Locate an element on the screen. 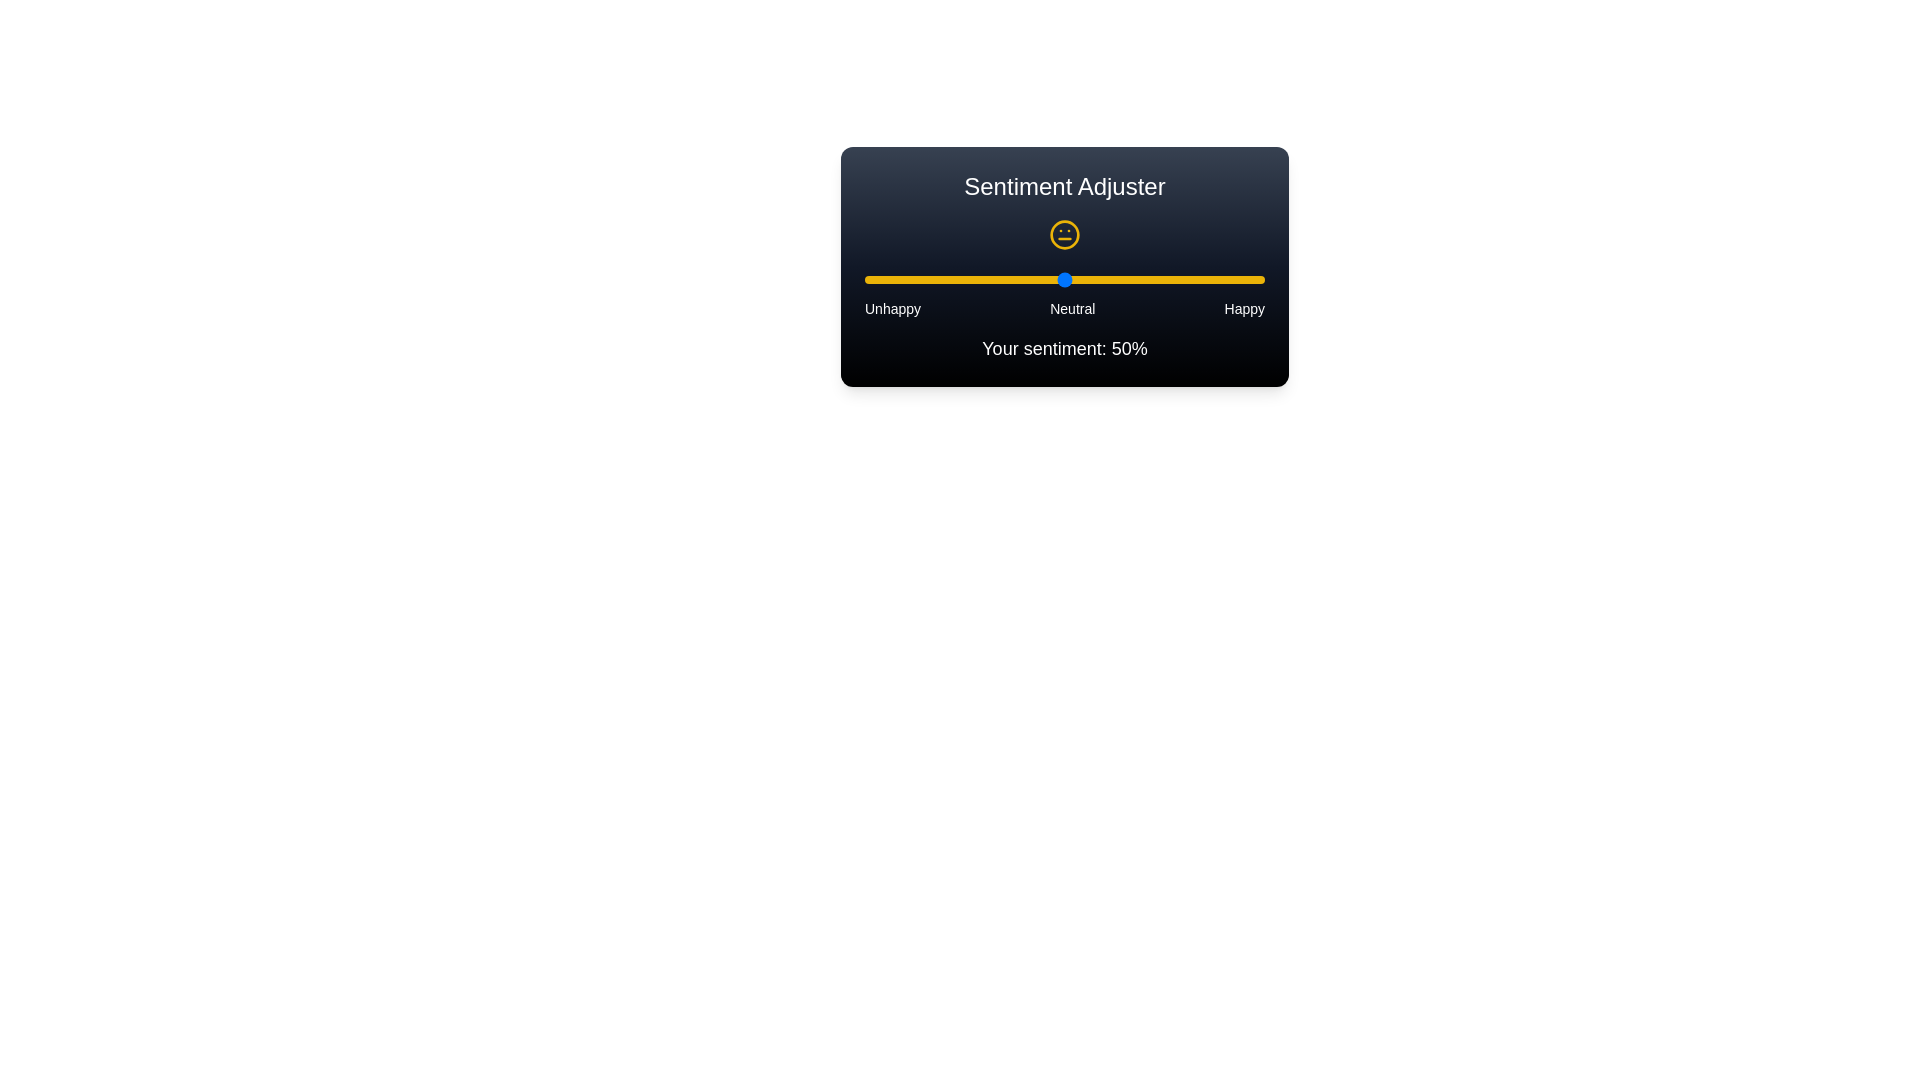 Image resolution: width=1920 pixels, height=1080 pixels. the slider to set the sentiment value to 80 is located at coordinates (1185, 280).